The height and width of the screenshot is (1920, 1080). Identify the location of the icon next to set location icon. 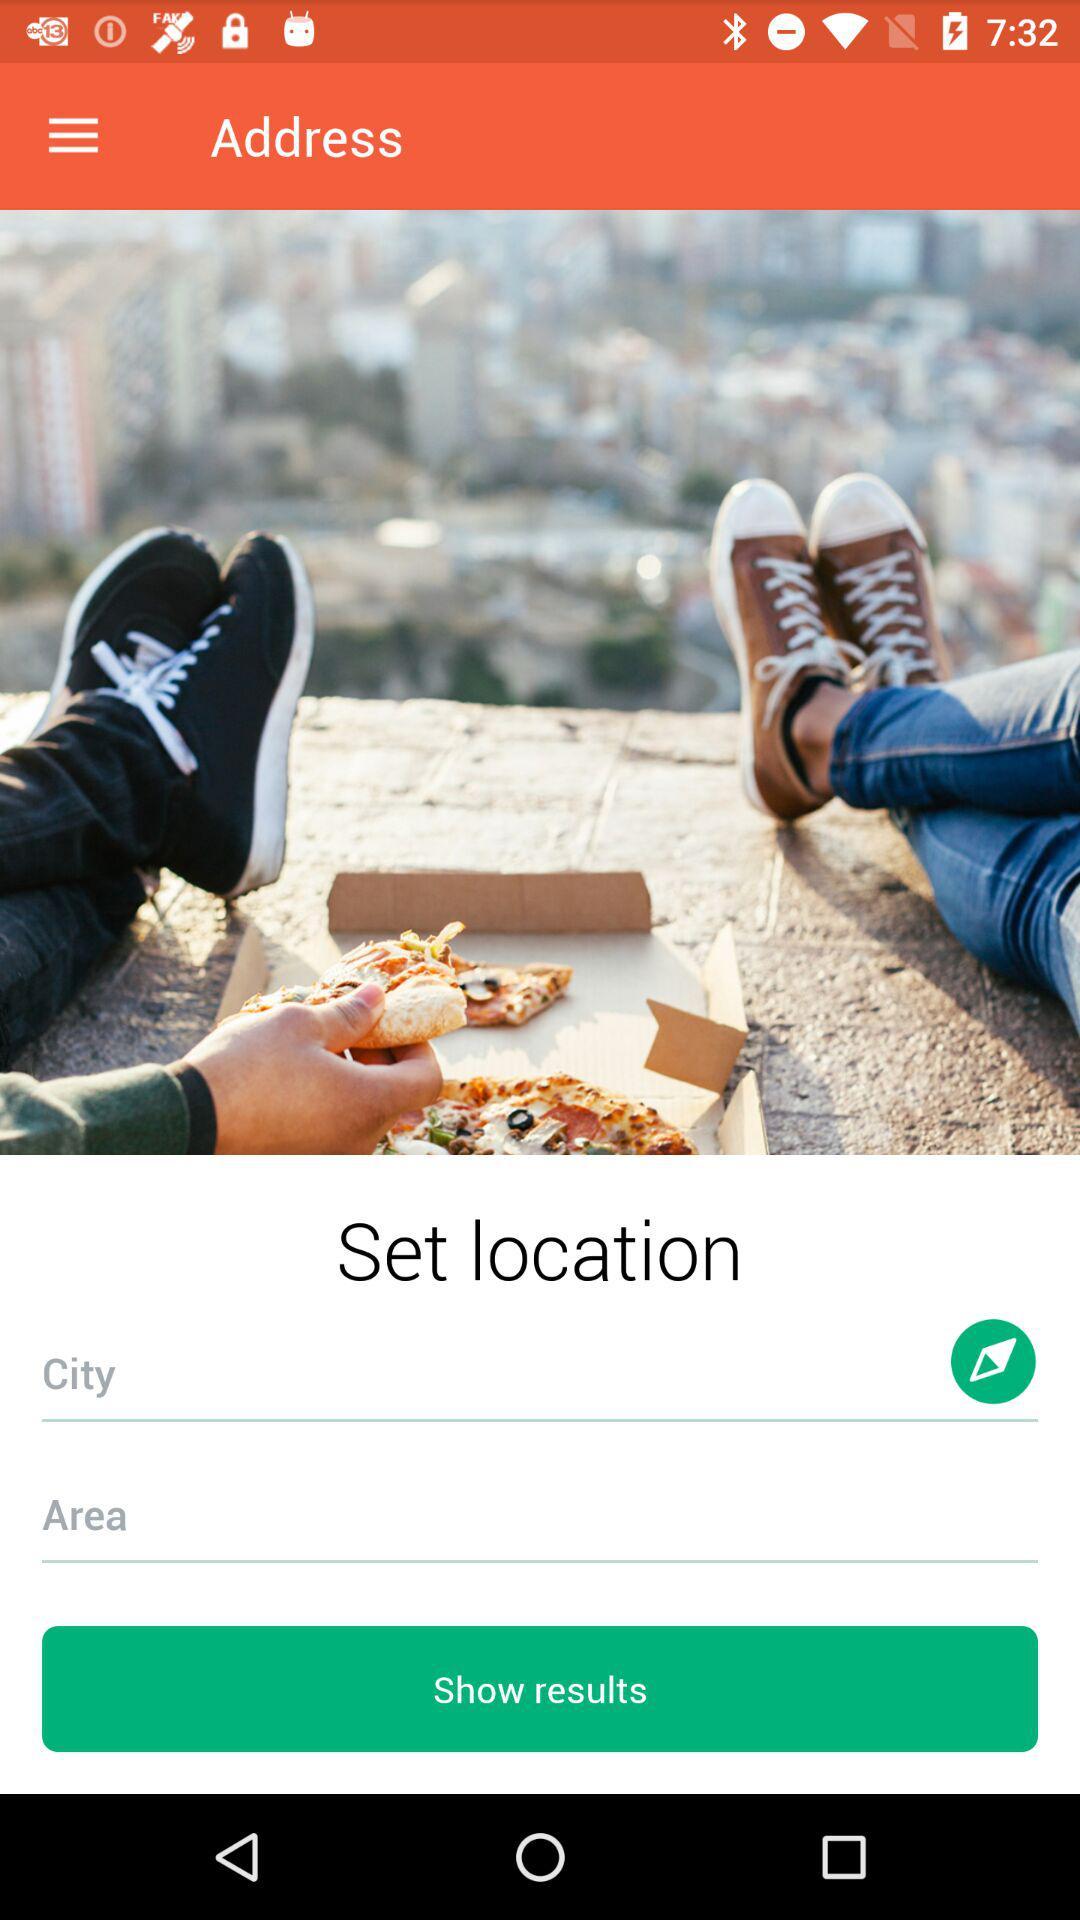
(994, 1380).